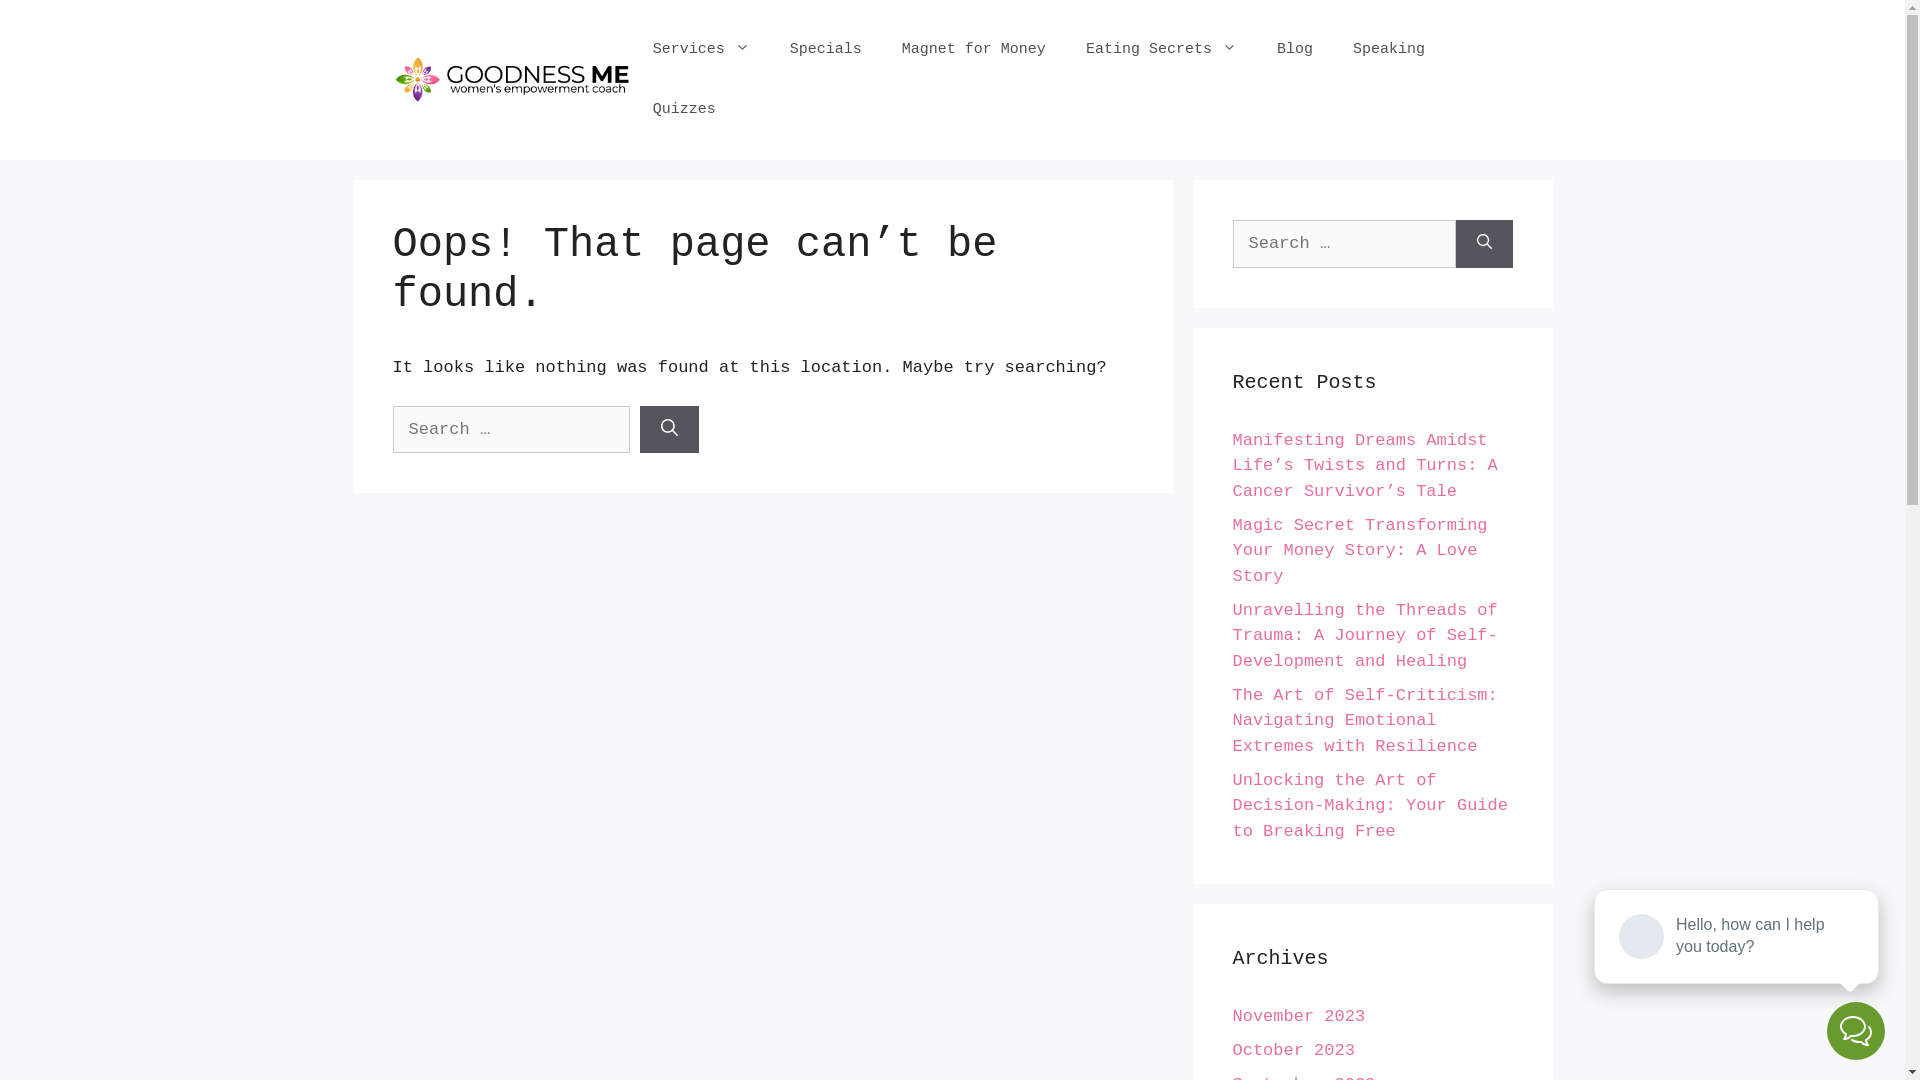  I want to click on 'Quizzes', so click(684, 110).